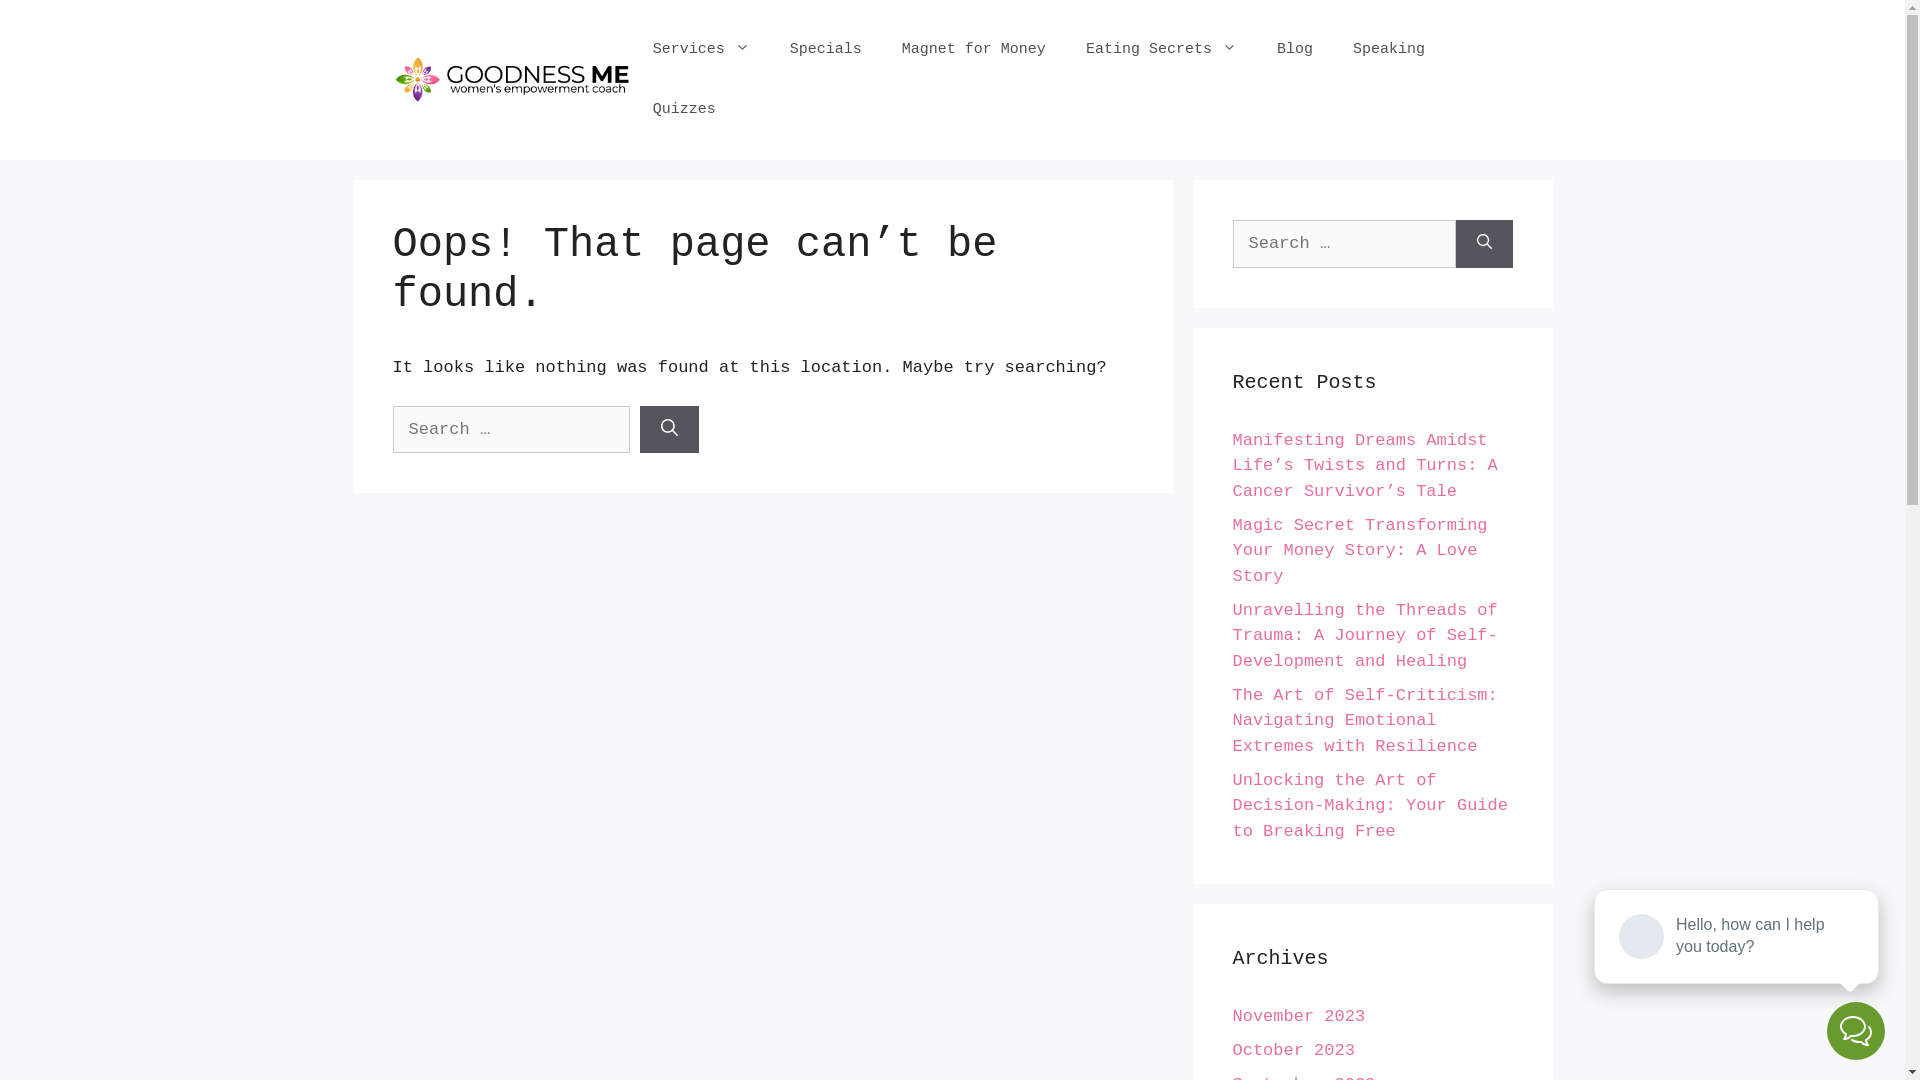  I want to click on 'Quizzes', so click(684, 110).